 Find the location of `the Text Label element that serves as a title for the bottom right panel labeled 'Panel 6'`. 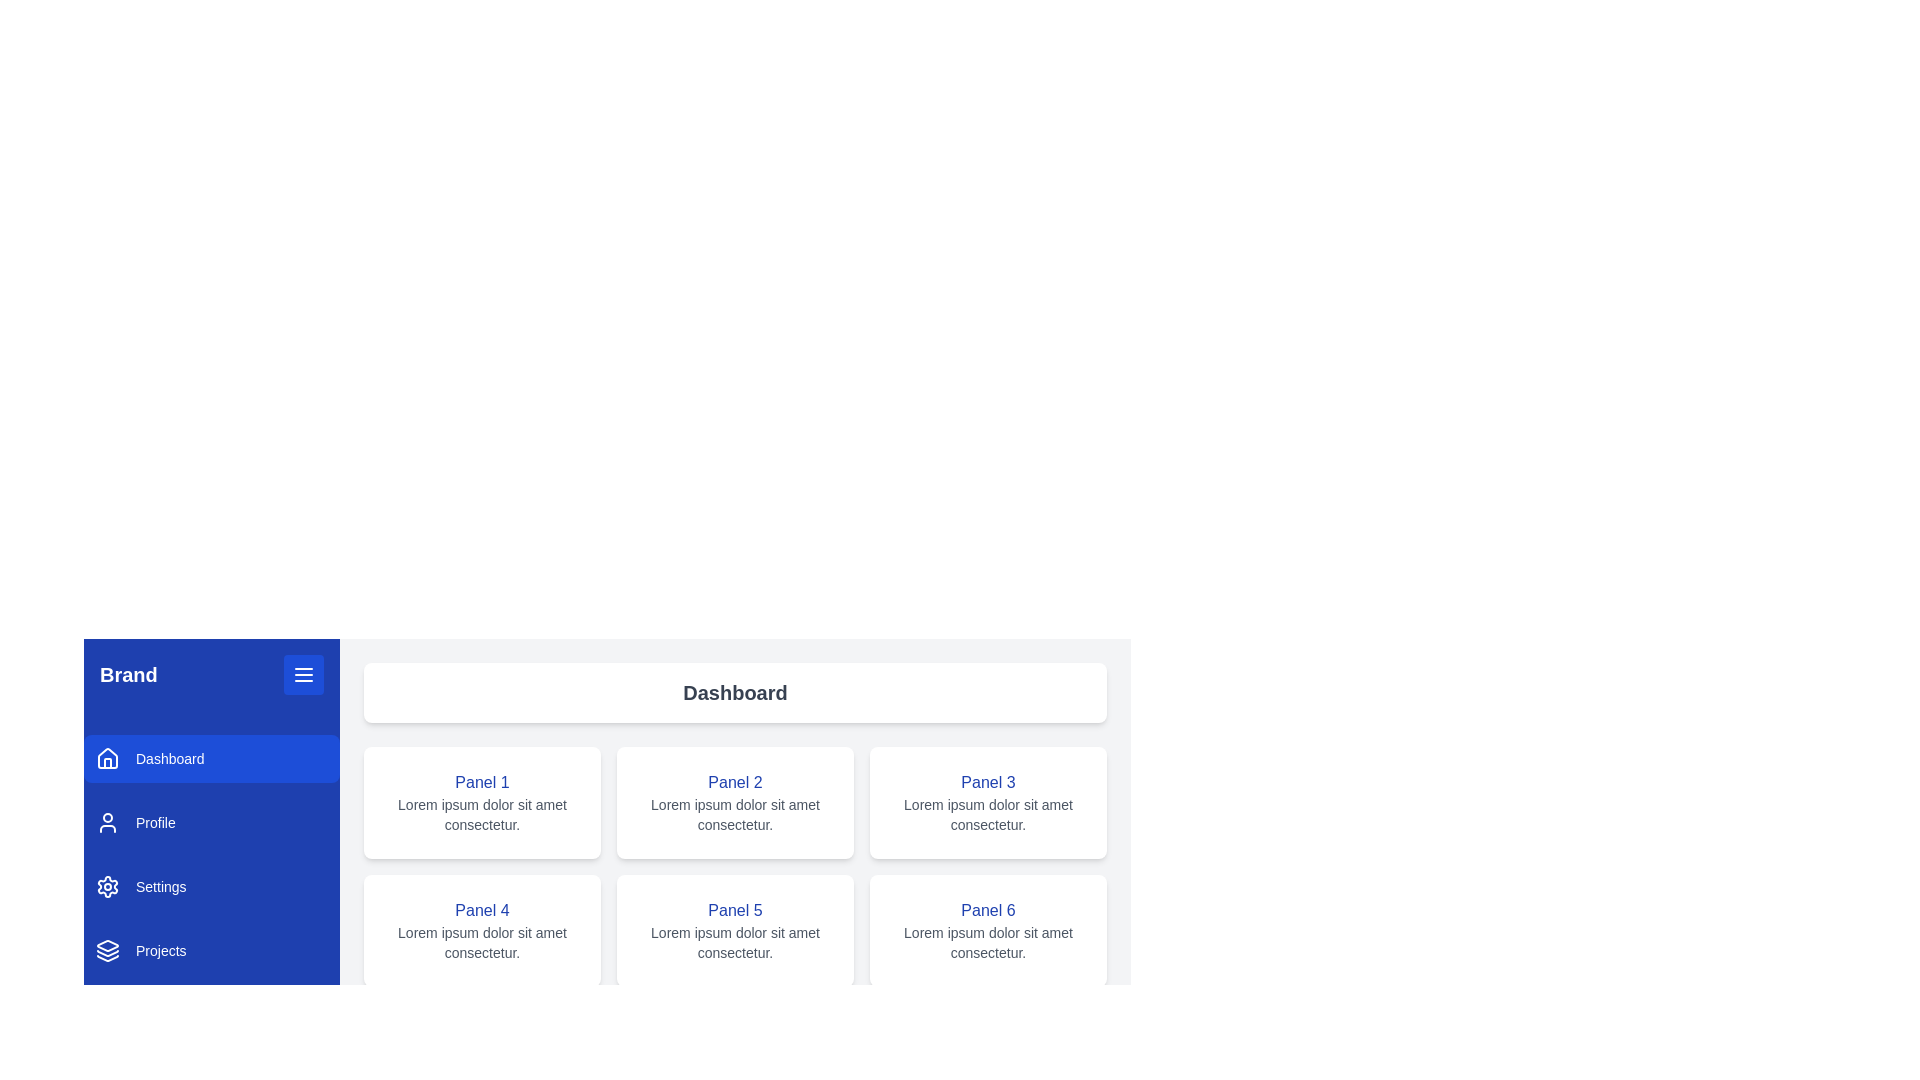

the Text Label element that serves as a title for the bottom right panel labeled 'Panel 6' is located at coordinates (988, 910).